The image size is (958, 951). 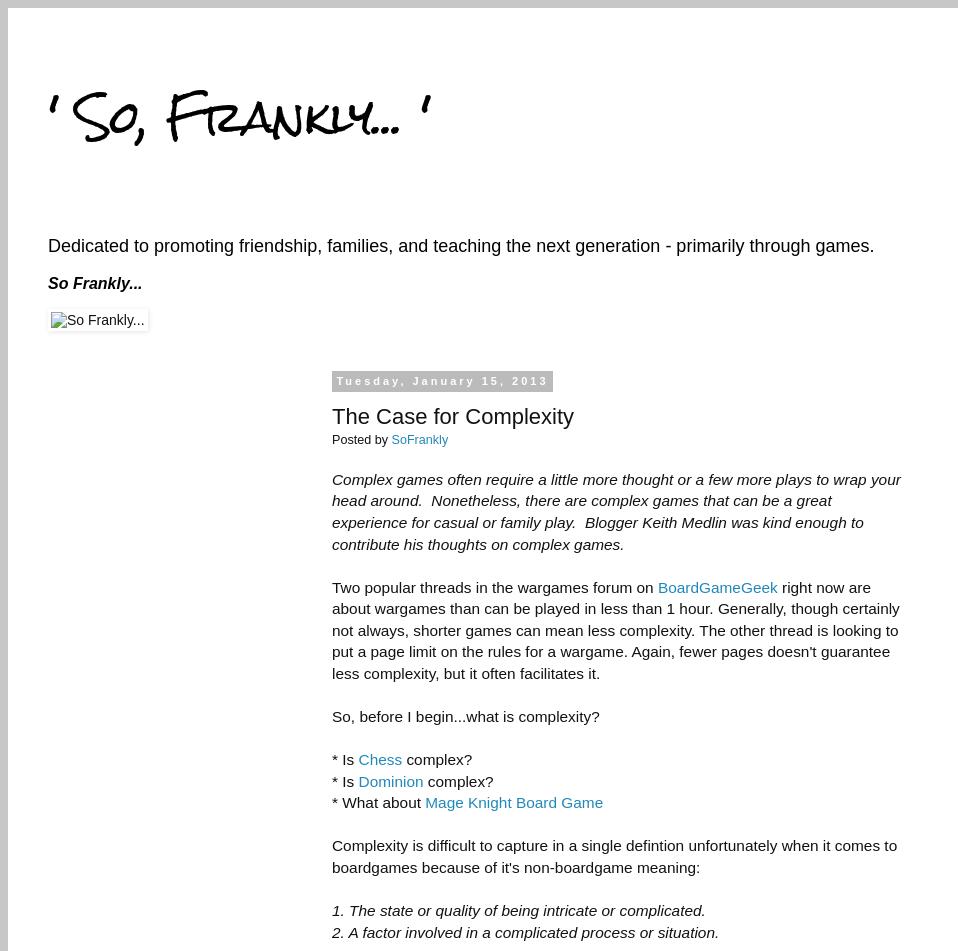 What do you see at coordinates (331, 909) in the screenshot?
I see `'1. The state or quality of being intricate or complicated.'` at bounding box center [331, 909].